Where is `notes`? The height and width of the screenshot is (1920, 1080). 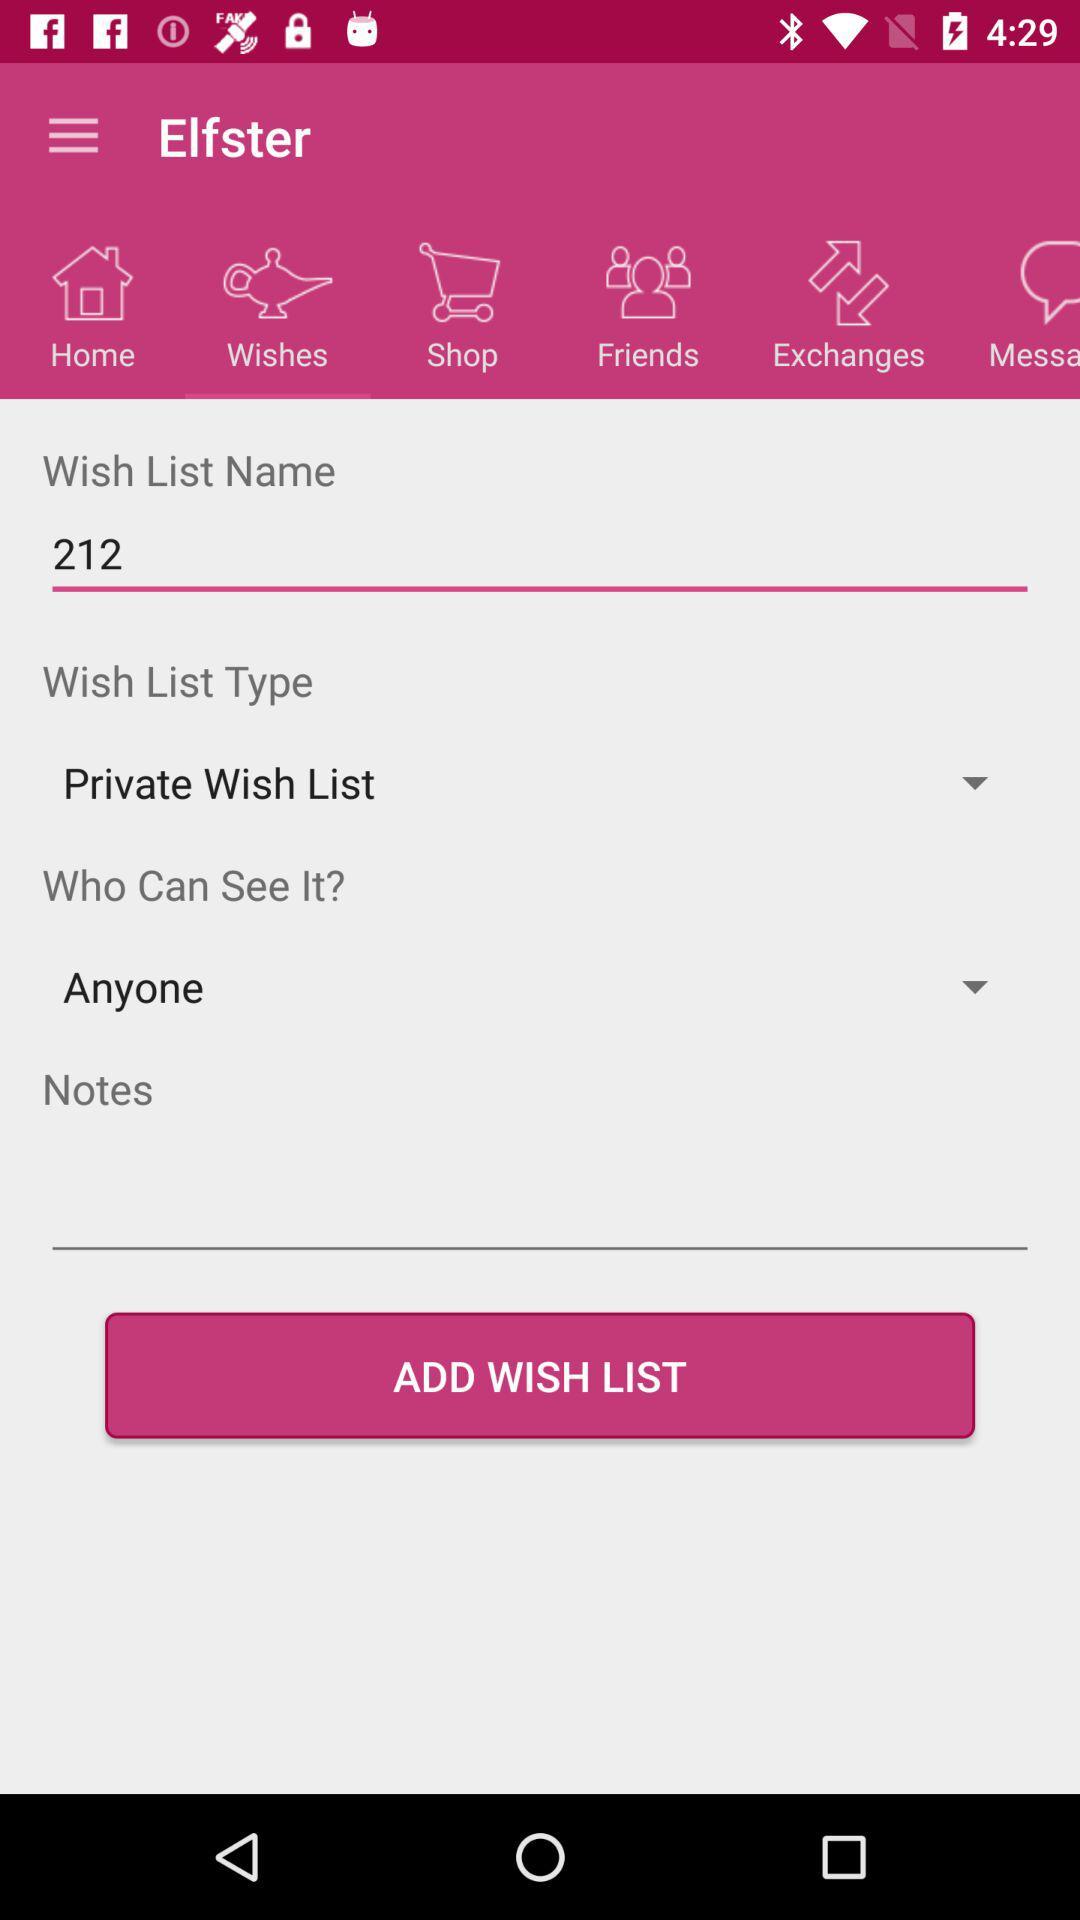 notes is located at coordinates (540, 1213).